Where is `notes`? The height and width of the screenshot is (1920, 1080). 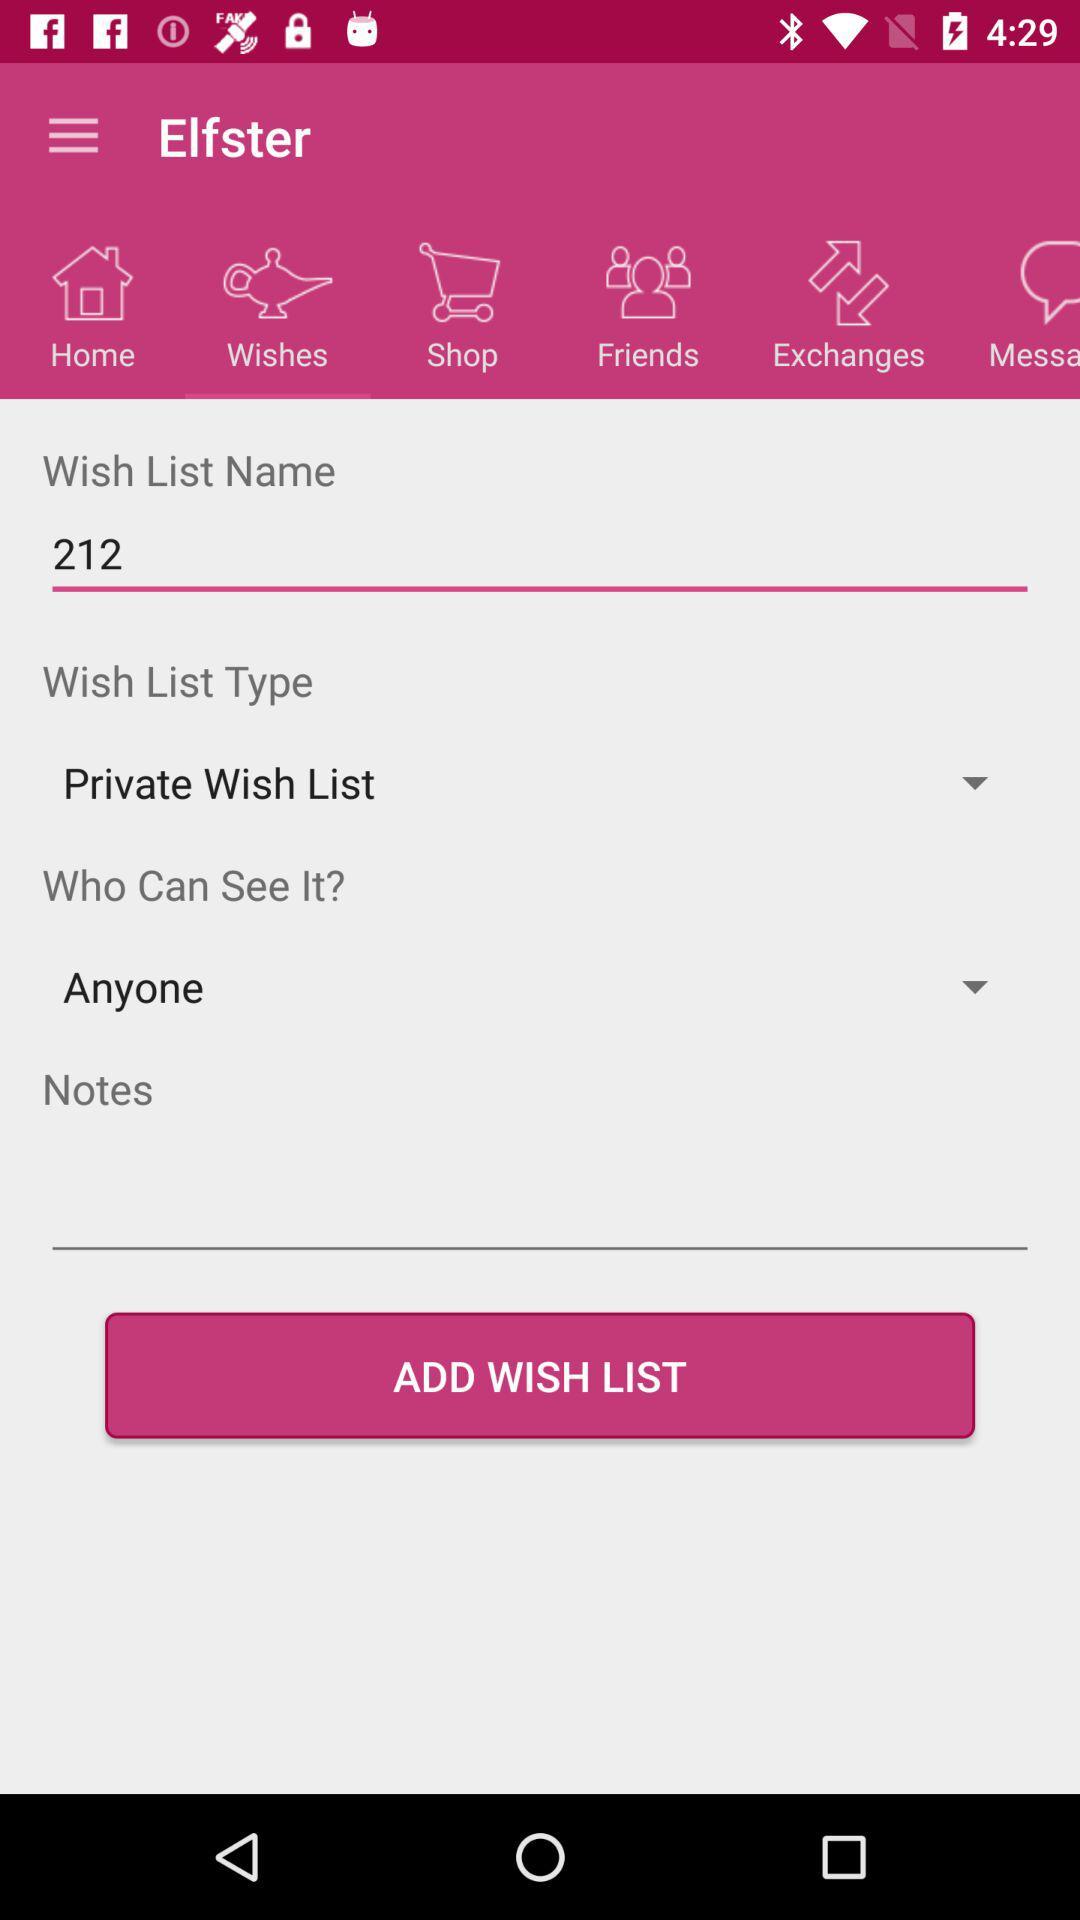 notes is located at coordinates (540, 1213).